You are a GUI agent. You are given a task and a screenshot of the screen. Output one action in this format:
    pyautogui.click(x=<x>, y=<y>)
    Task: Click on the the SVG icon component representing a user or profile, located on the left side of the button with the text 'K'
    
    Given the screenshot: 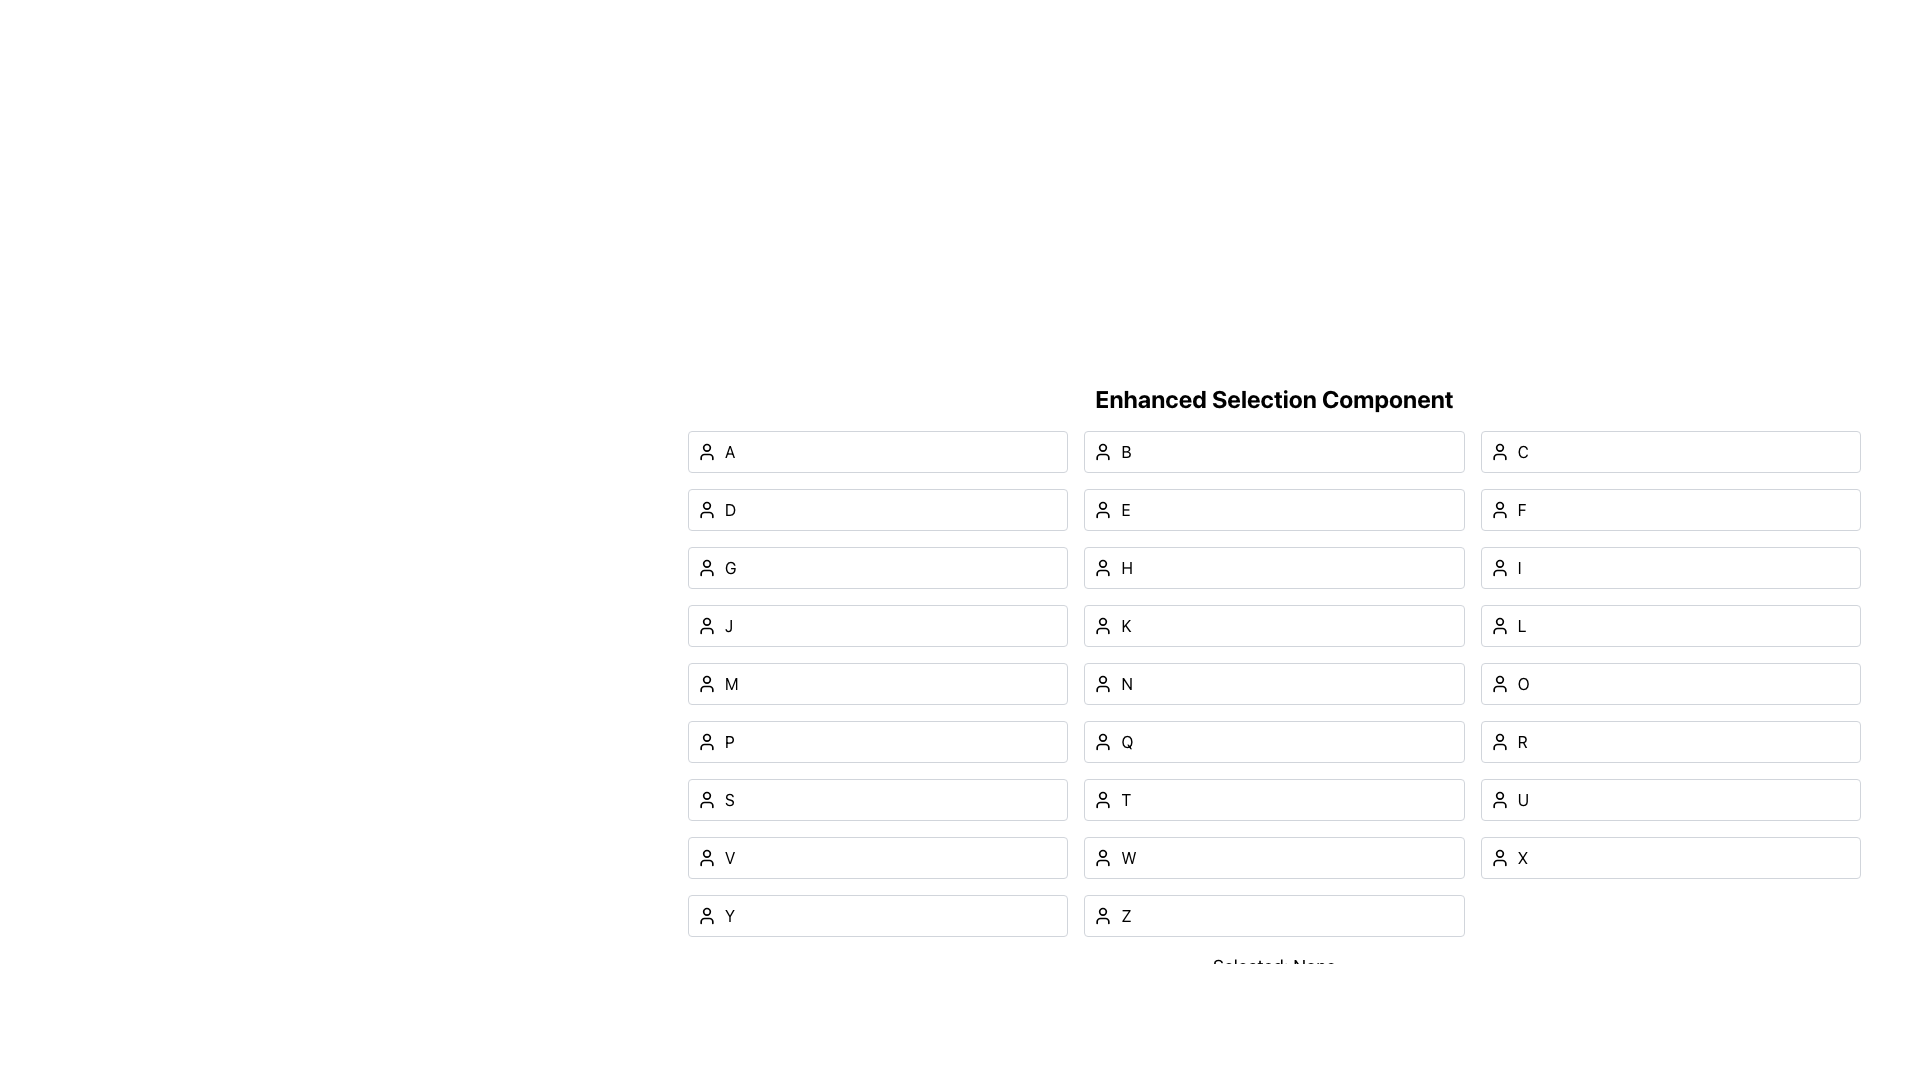 What is the action you would take?
    pyautogui.click(x=1102, y=624)
    